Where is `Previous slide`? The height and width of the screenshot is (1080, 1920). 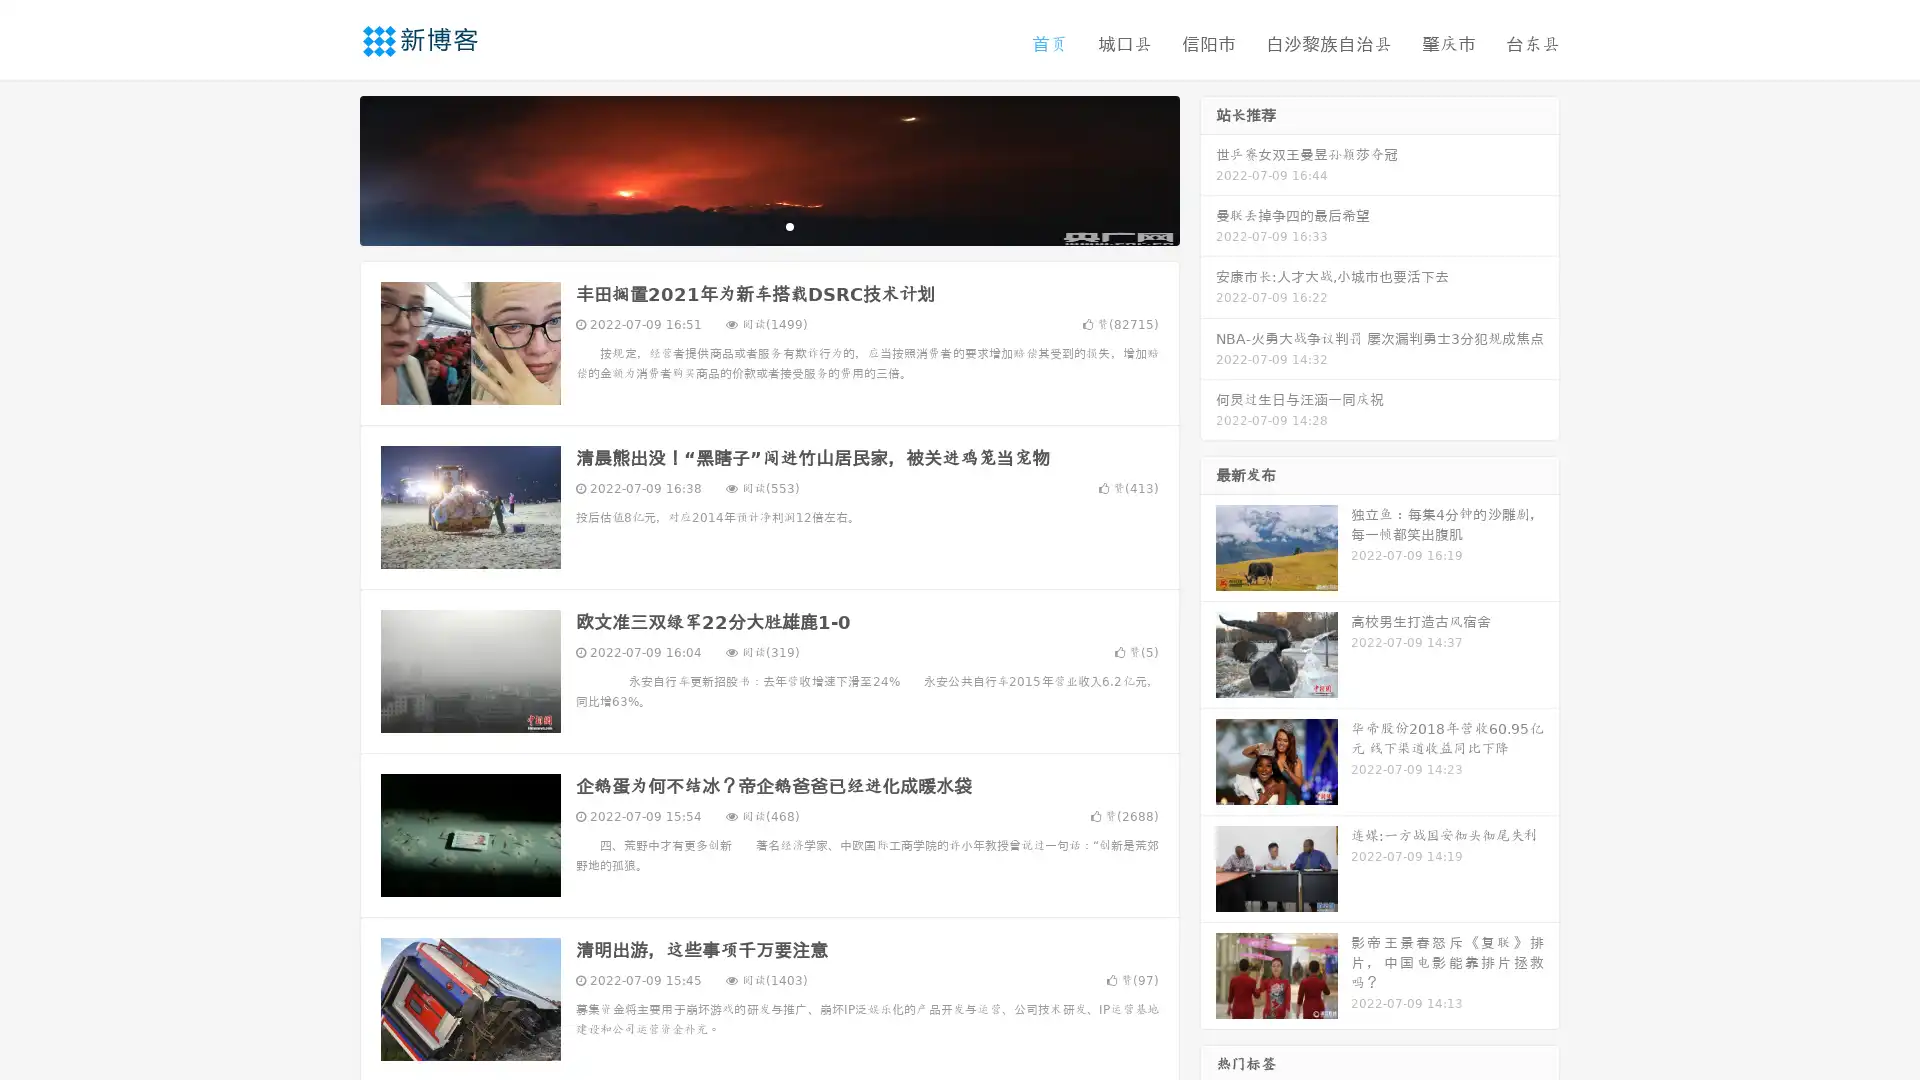 Previous slide is located at coordinates (330, 168).